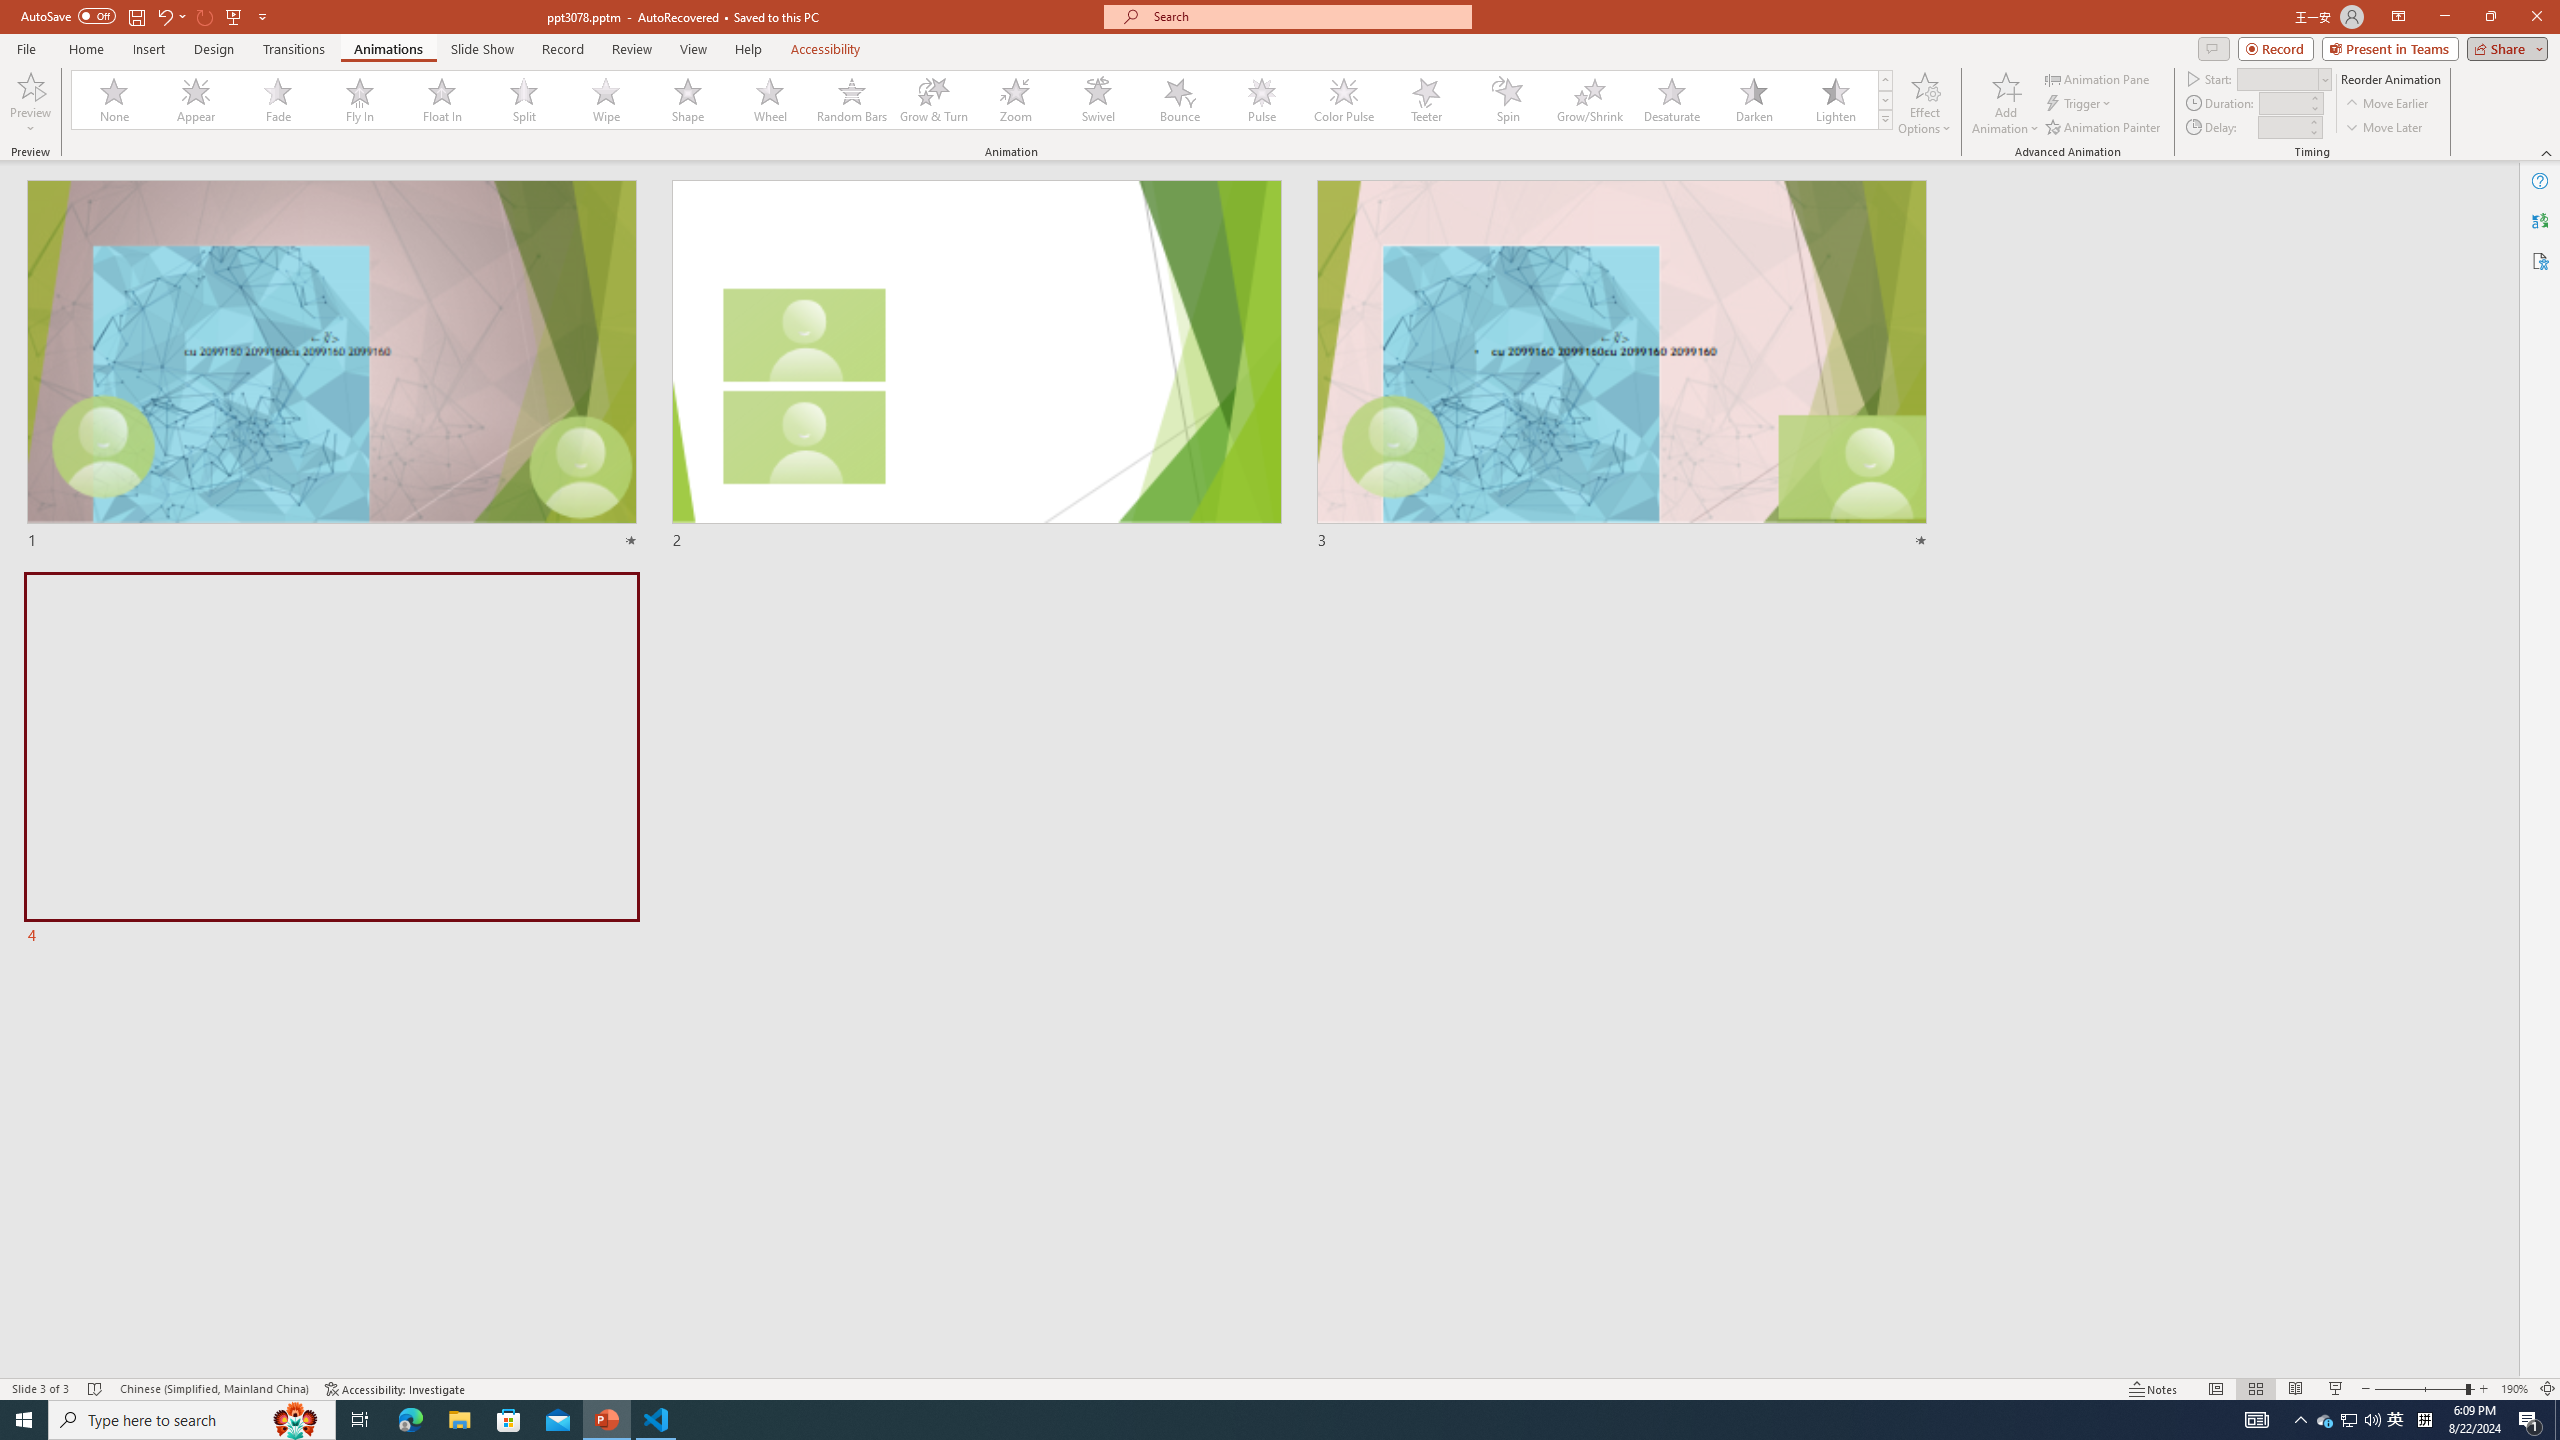 This screenshot has height=1440, width=2560. What do you see at coordinates (2384, 127) in the screenshot?
I see `'Move Later'` at bounding box center [2384, 127].